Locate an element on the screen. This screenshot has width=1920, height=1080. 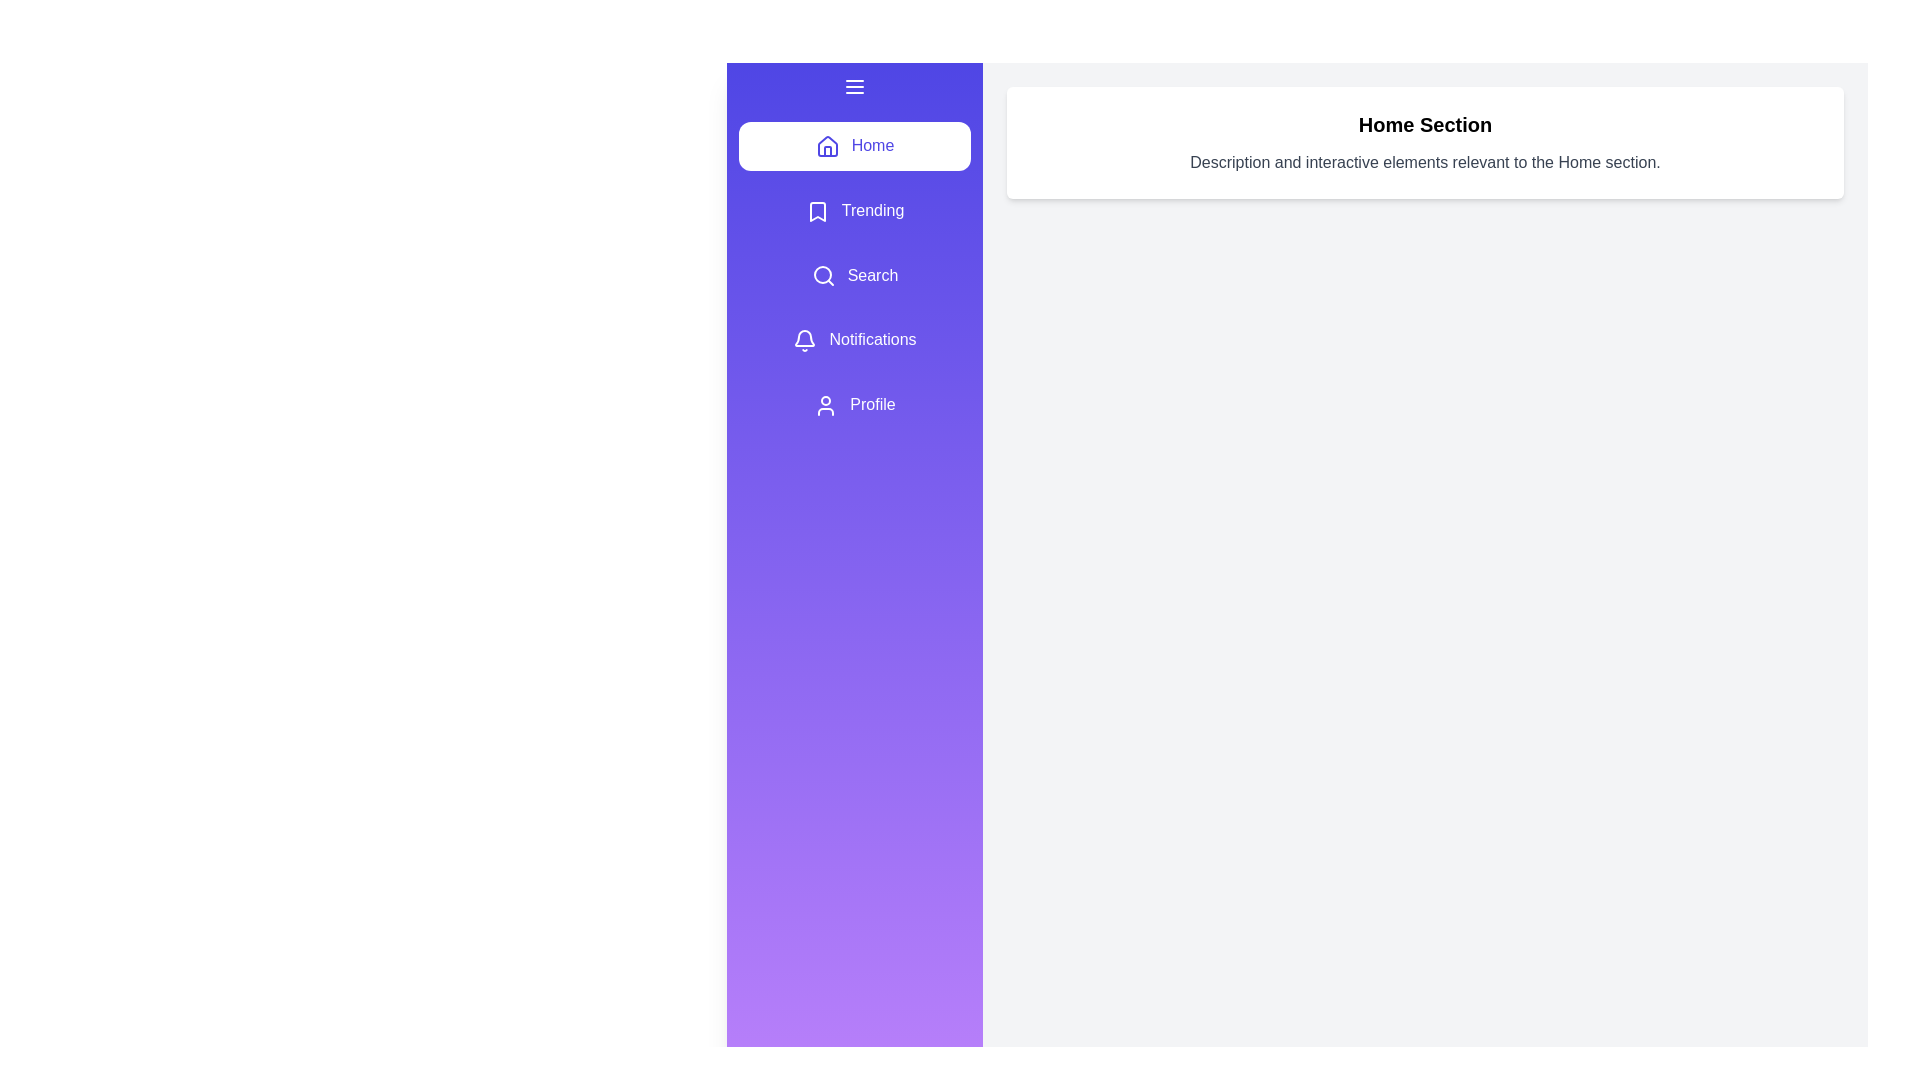
the navigation option Search by clicking on it is located at coordinates (854, 276).